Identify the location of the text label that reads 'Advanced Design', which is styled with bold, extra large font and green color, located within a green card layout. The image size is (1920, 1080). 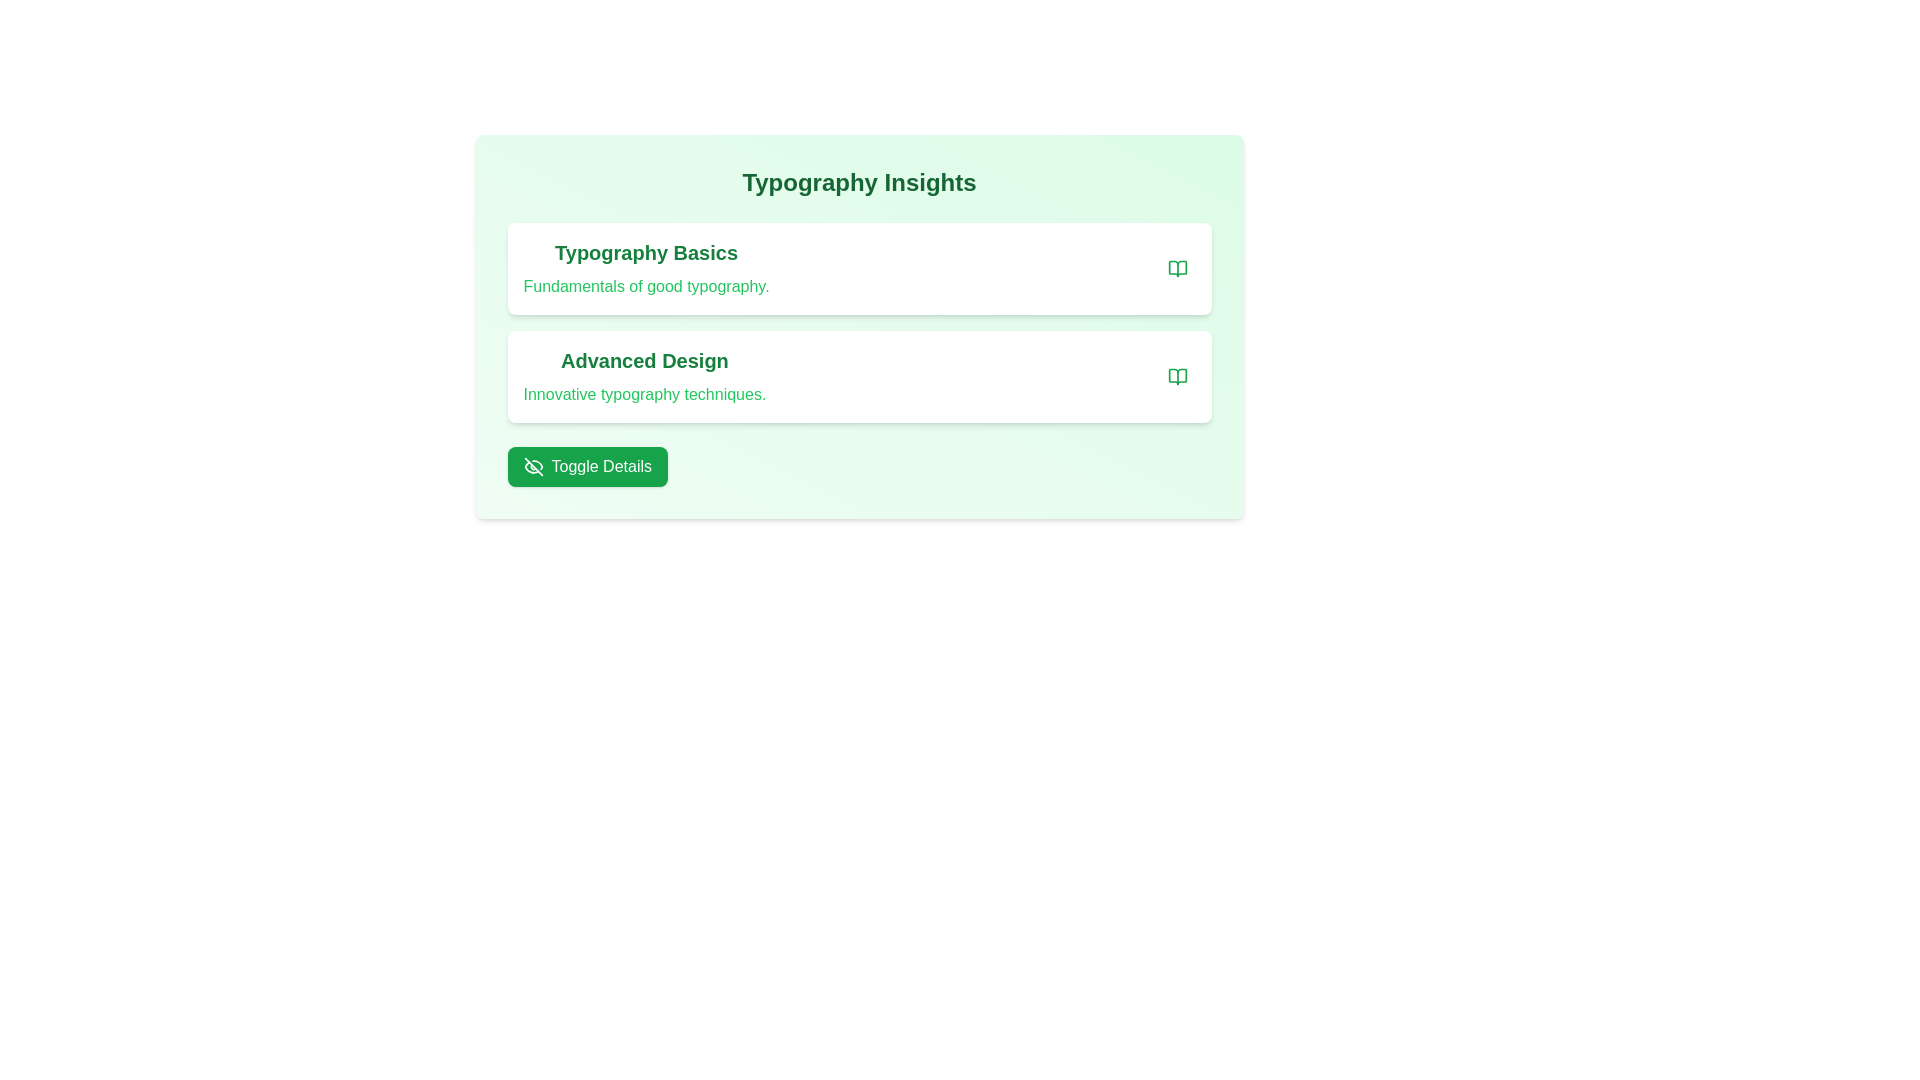
(644, 361).